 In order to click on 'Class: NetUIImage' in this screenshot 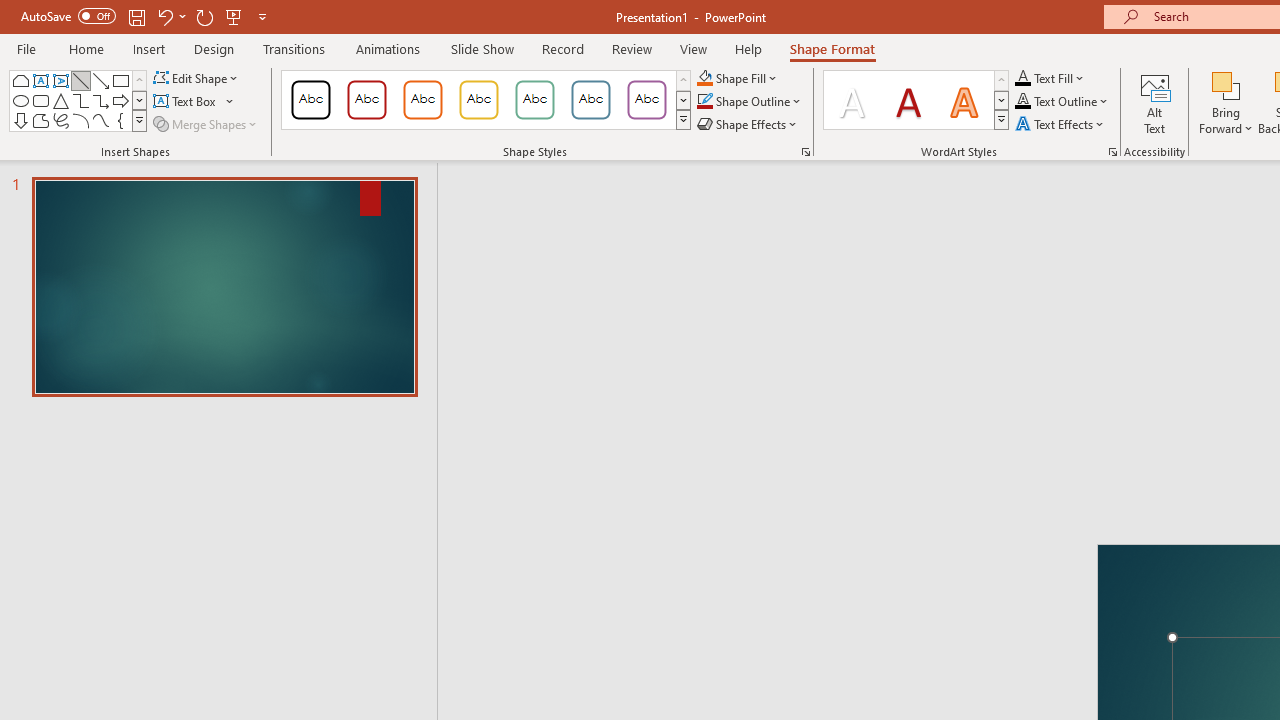, I will do `click(1002, 119)`.